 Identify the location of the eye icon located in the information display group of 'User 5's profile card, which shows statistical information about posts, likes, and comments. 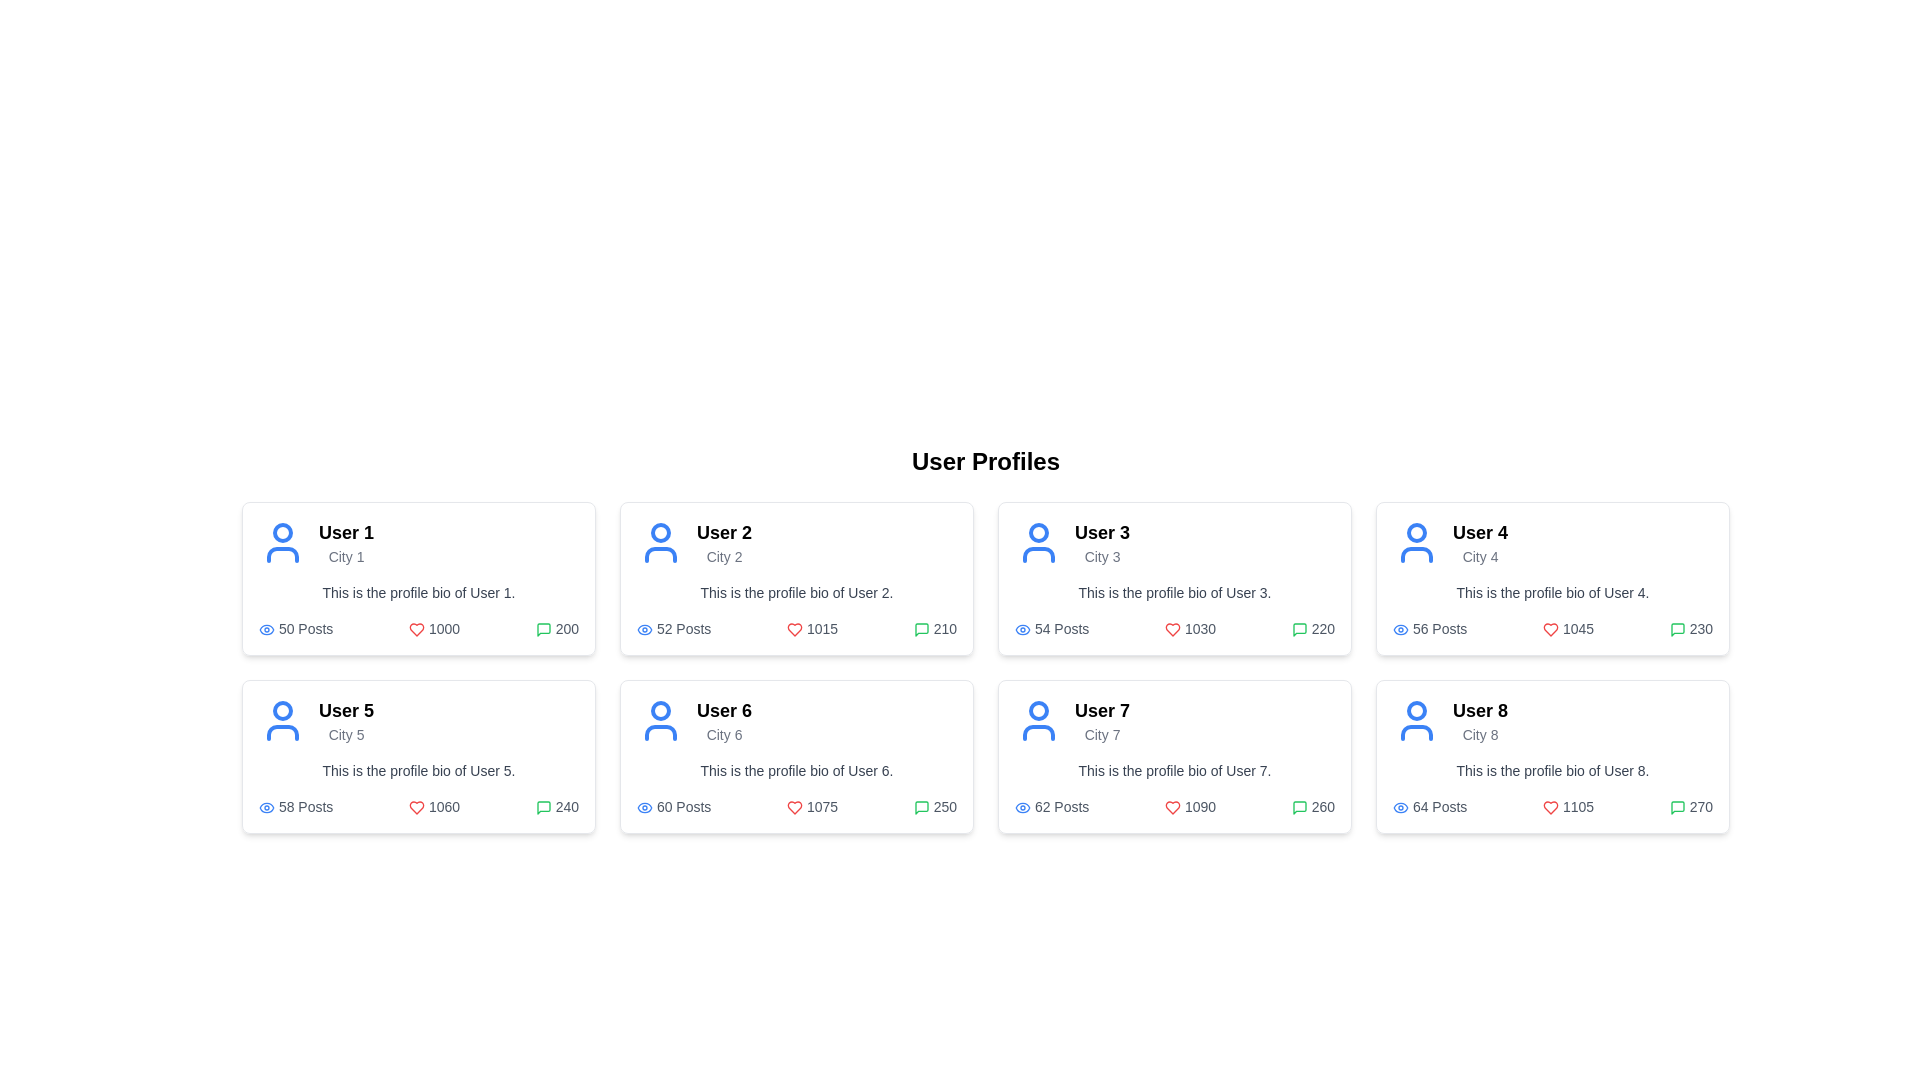
(417, 805).